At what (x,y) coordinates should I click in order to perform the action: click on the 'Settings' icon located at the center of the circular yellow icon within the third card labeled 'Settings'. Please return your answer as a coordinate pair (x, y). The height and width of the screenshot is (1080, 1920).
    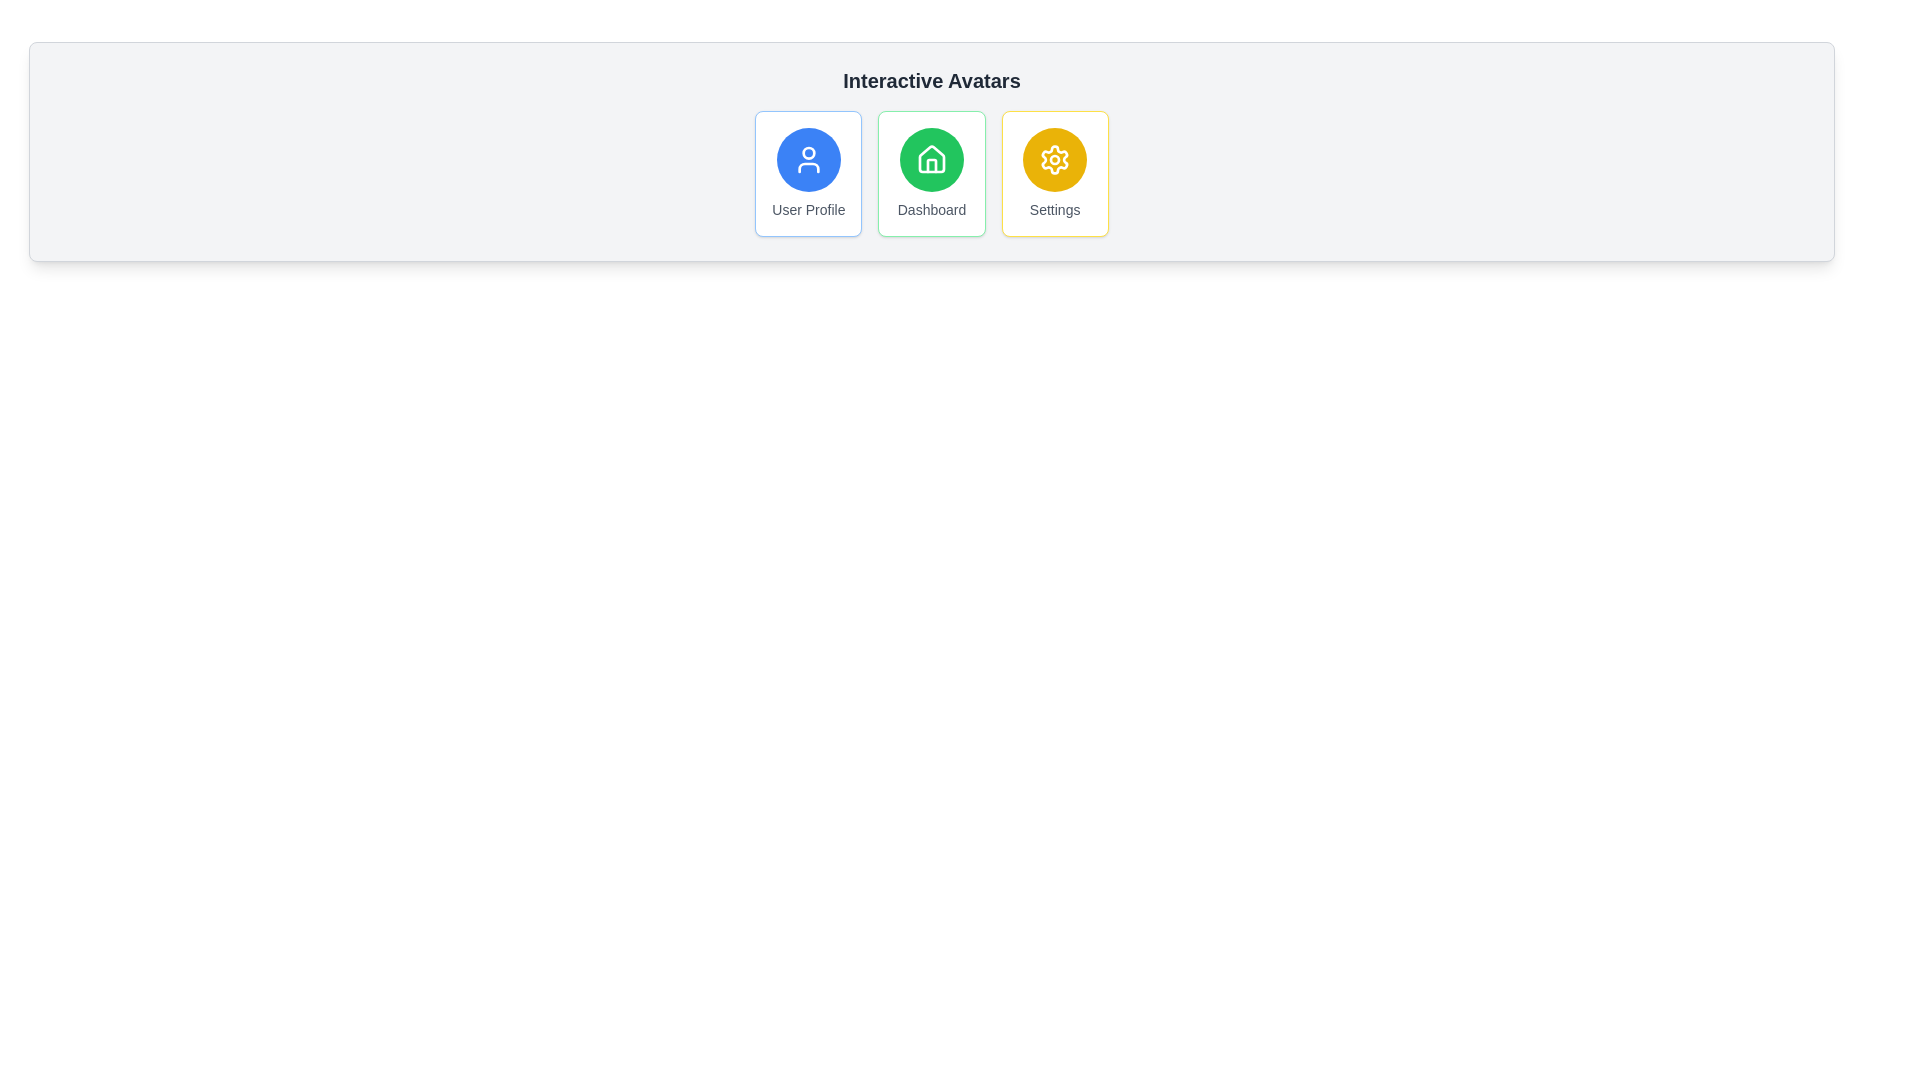
    Looking at the image, I should click on (1054, 158).